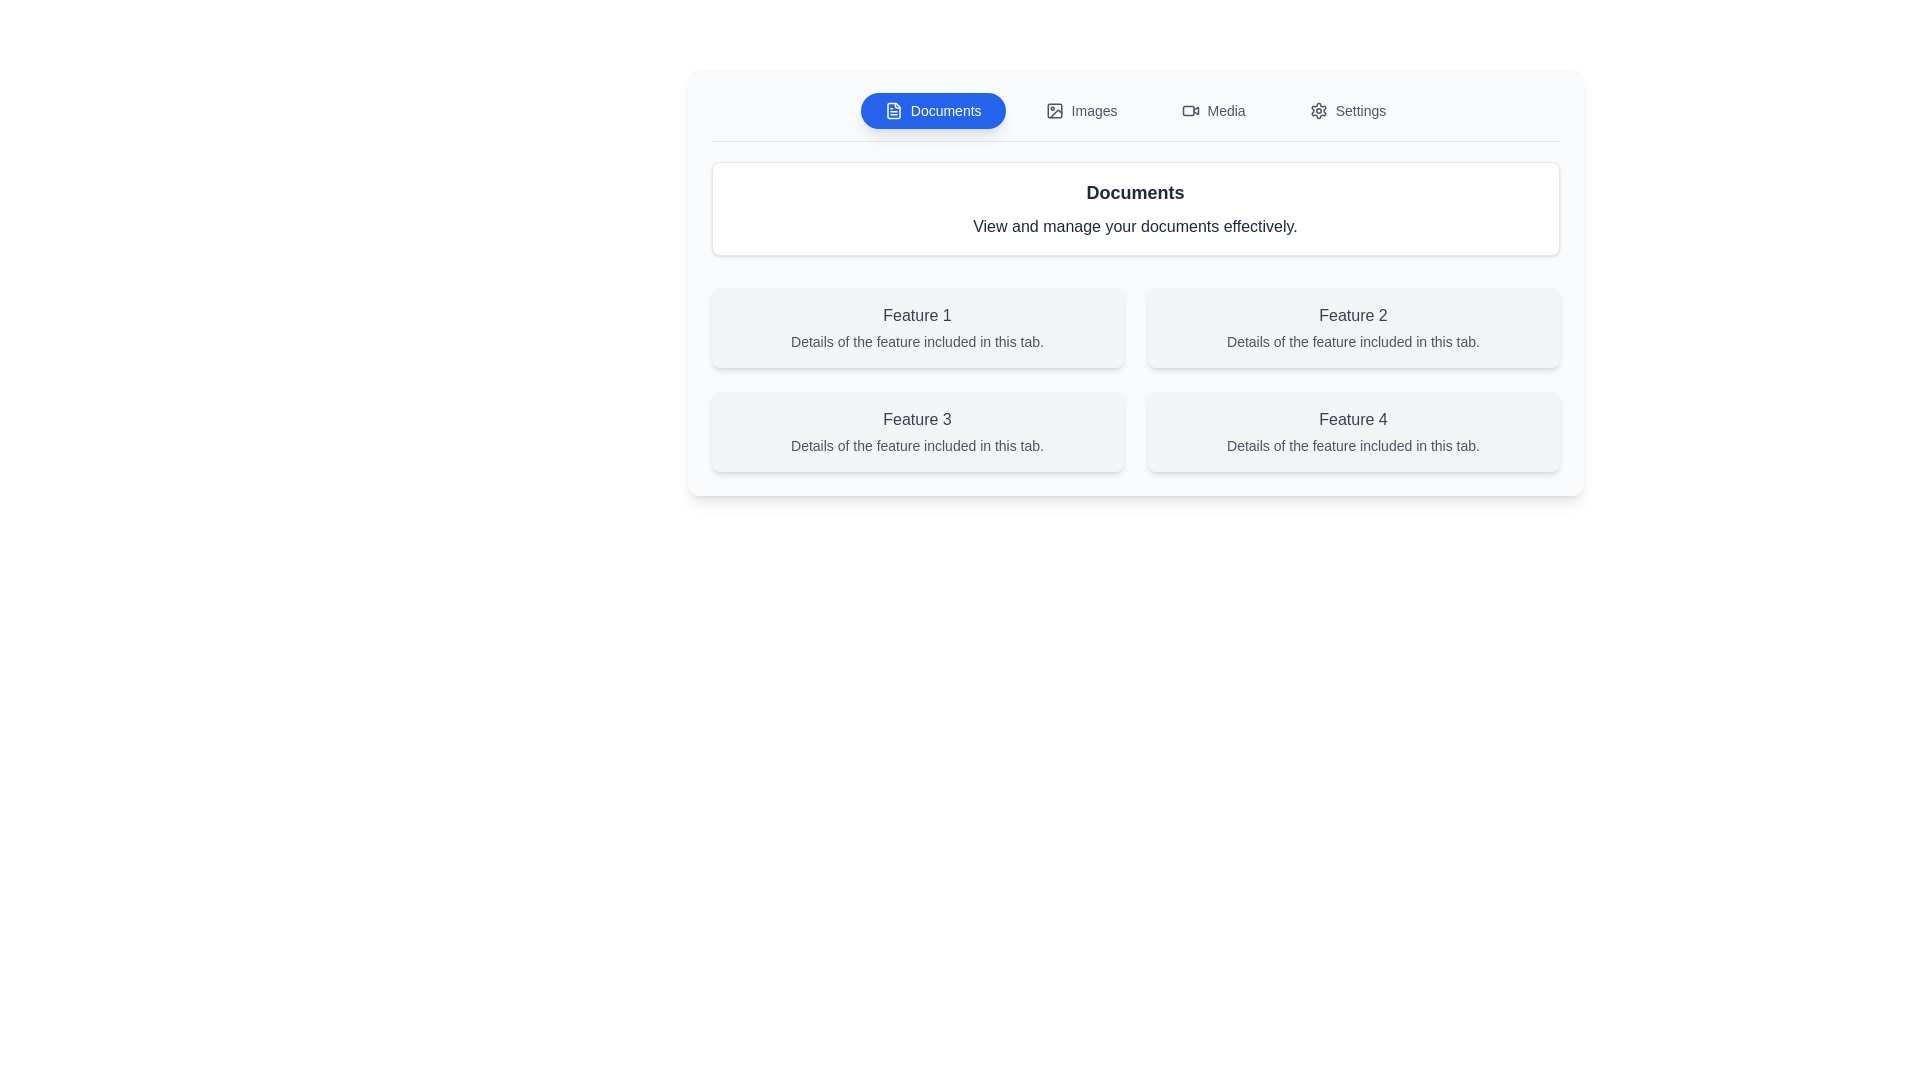 The width and height of the screenshot is (1920, 1080). What do you see at coordinates (916, 315) in the screenshot?
I see `the text label that serves as the title or header for the feature description, located at the top section of the first feature's card in a grid layout` at bounding box center [916, 315].